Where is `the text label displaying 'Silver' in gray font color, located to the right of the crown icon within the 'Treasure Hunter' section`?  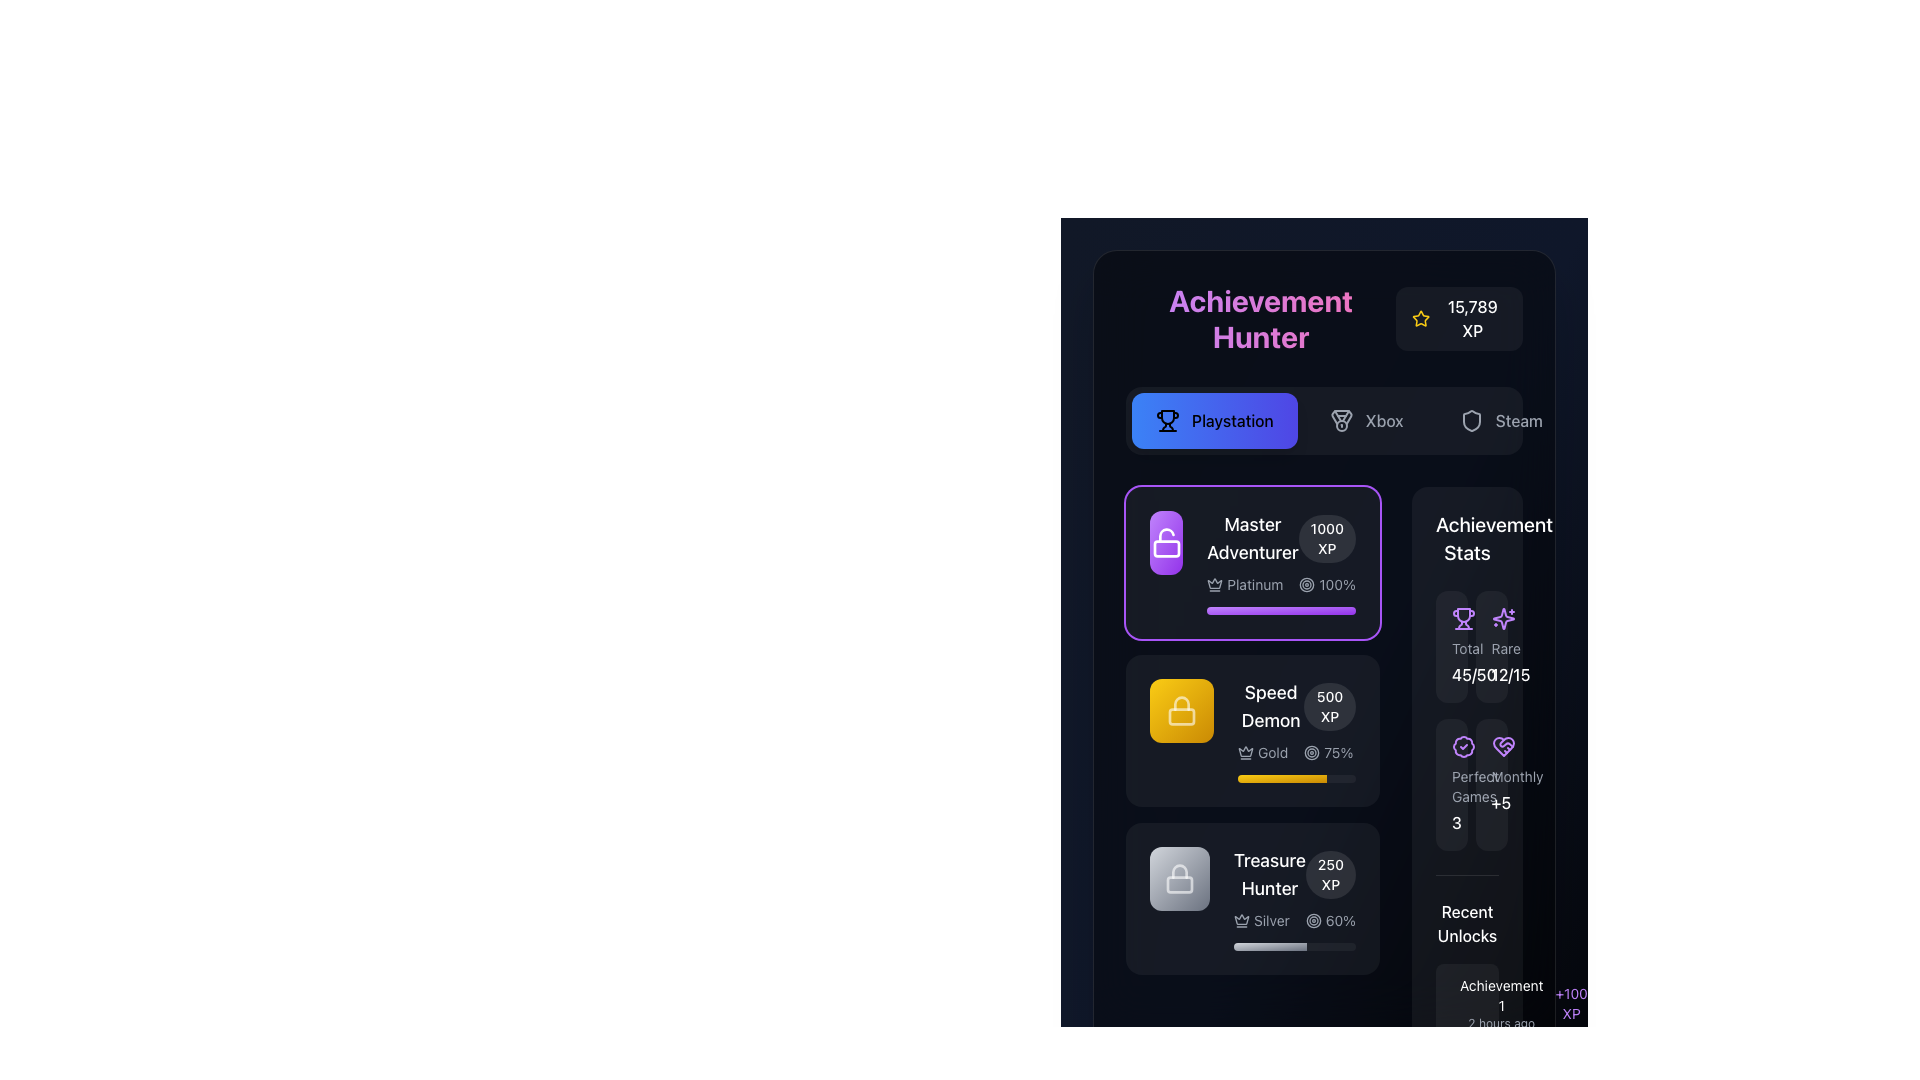
the text label displaying 'Silver' in gray font color, located to the right of the crown icon within the 'Treasure Hunter' section is located at coordinates (1271, 921).